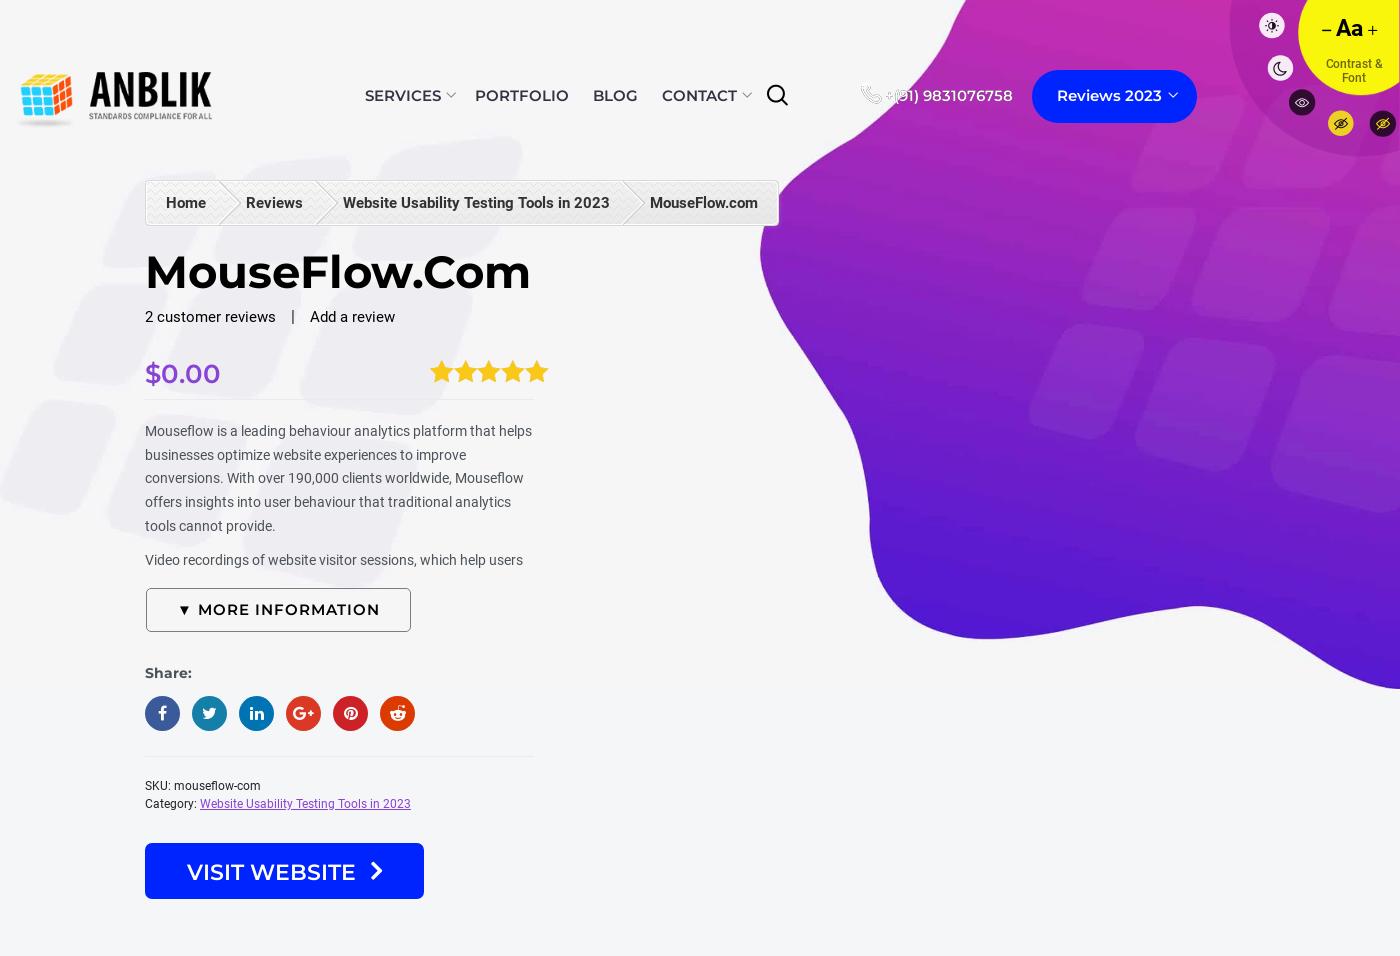 The height and width of the screenshot is (956, 1400). What do you see at coordinates (945, 94) in the screenshot?
I see `'+(91) 9831076758'` at bounding box center [945, 94].